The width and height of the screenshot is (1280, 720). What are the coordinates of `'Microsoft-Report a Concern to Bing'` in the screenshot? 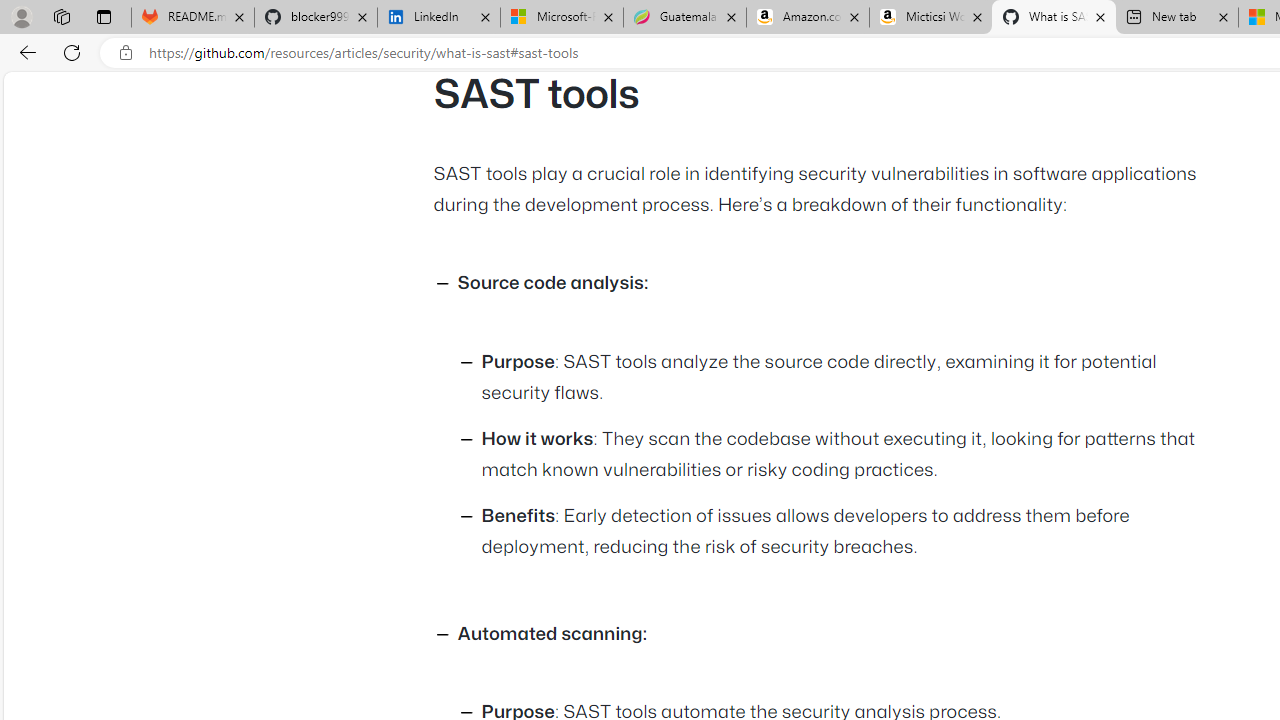 It's located at (560, 17).